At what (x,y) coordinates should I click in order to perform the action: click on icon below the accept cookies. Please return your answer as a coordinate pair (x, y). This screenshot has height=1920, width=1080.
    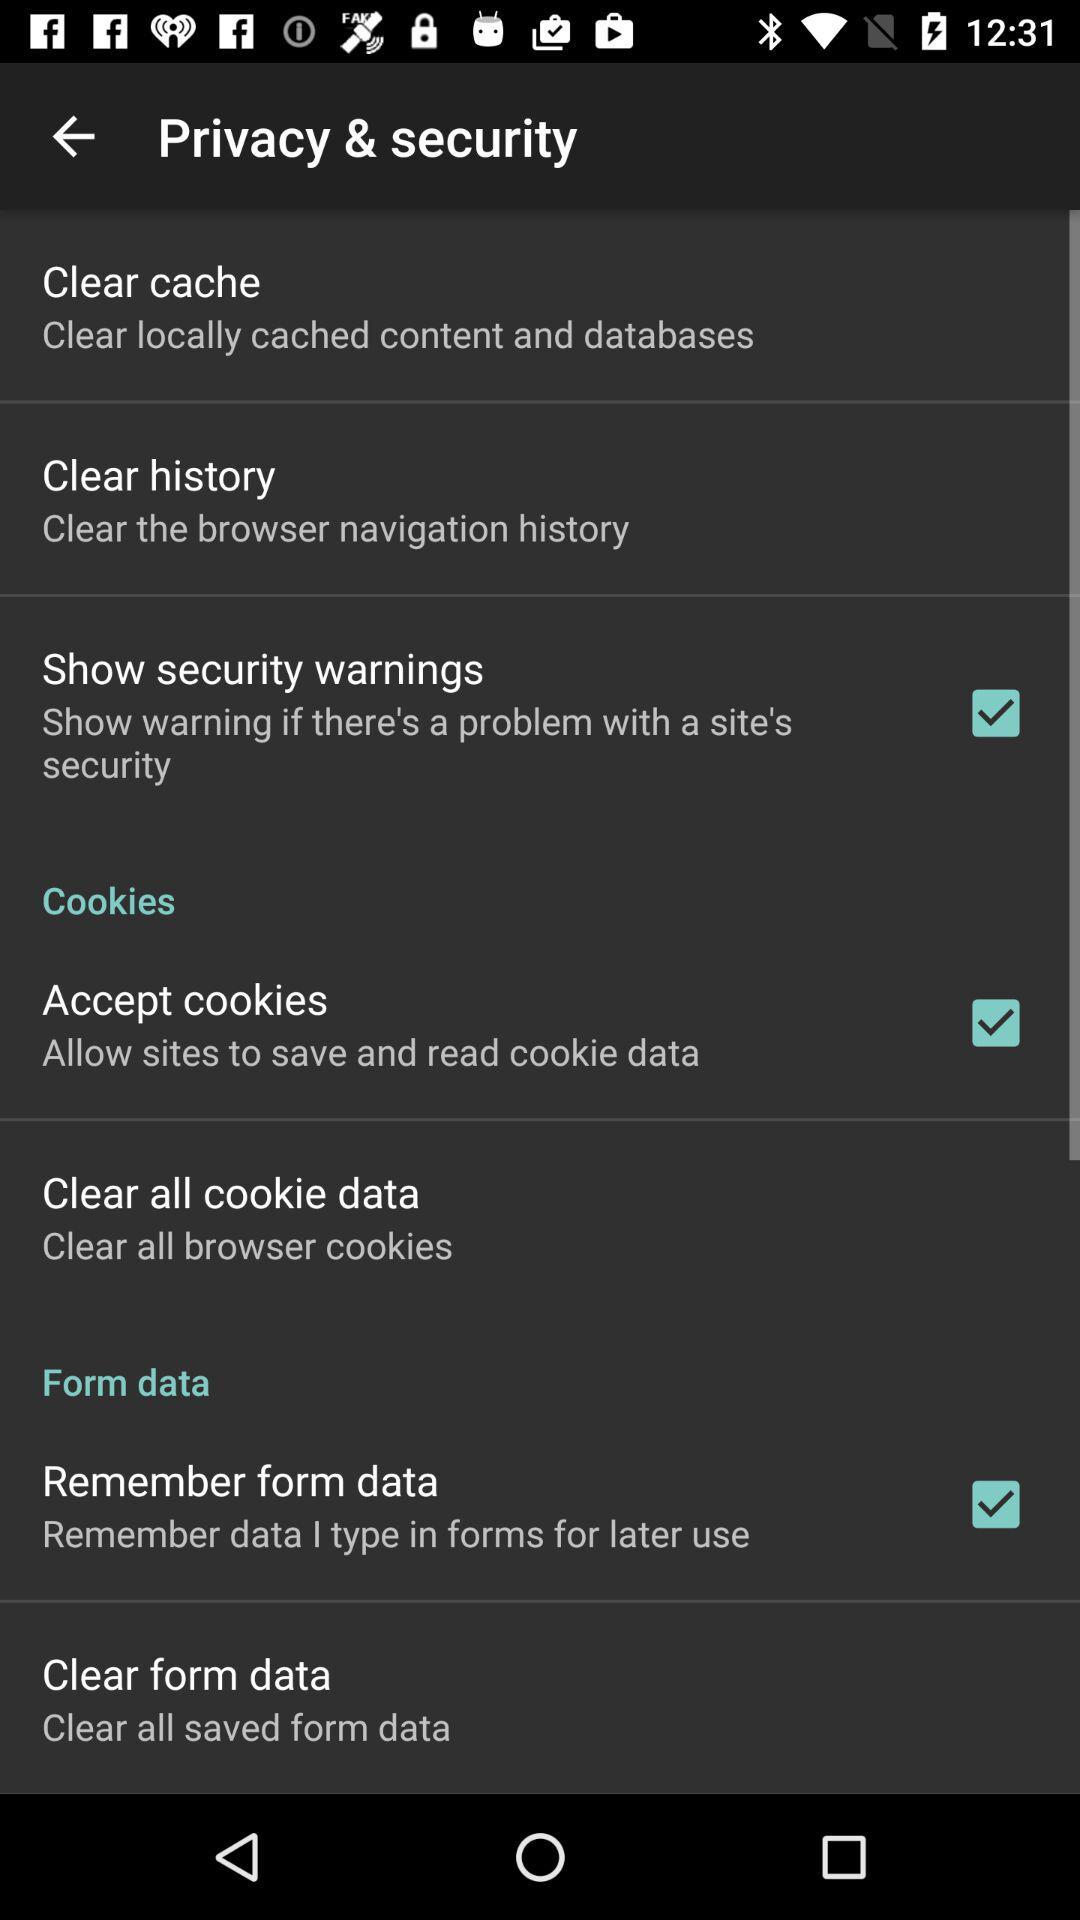
    Looking at the image, I should click on (371, 1050).